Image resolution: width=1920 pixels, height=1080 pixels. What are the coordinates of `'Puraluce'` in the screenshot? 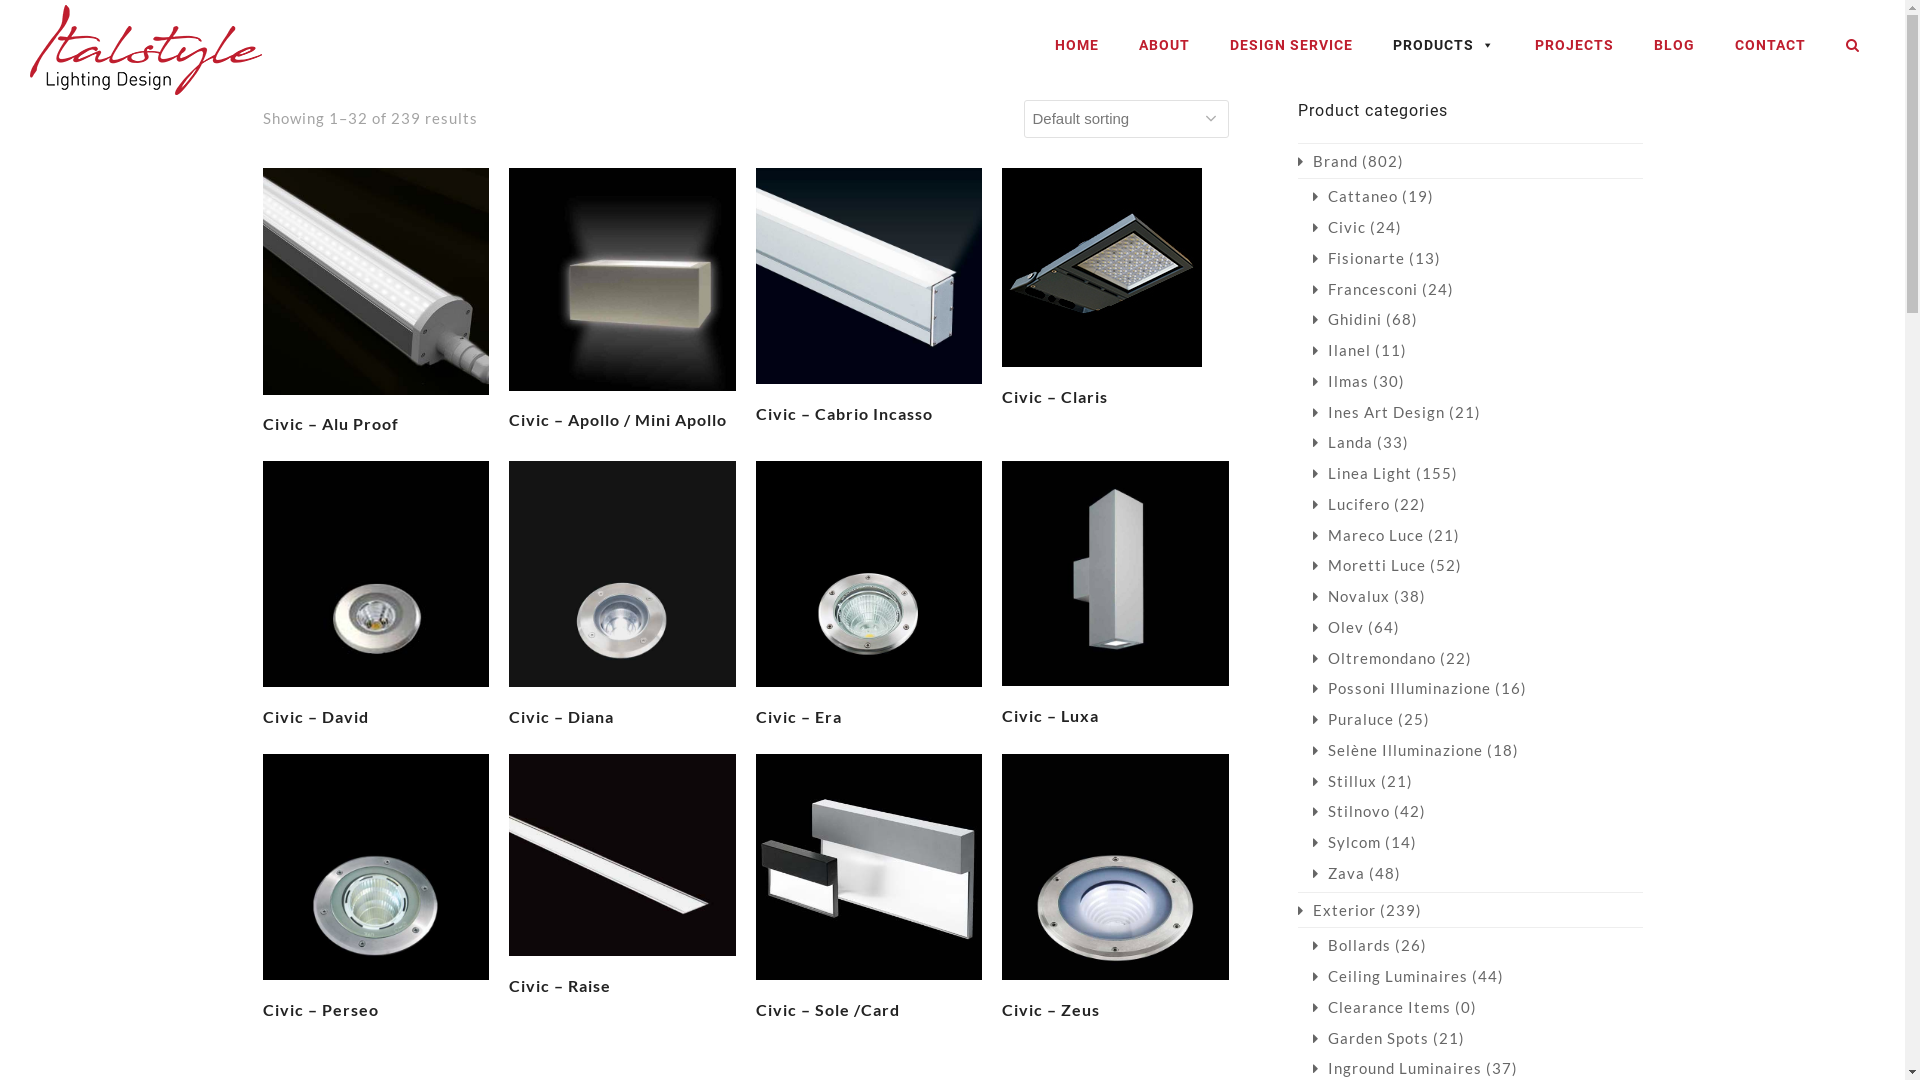 It's located at (1352, 717).